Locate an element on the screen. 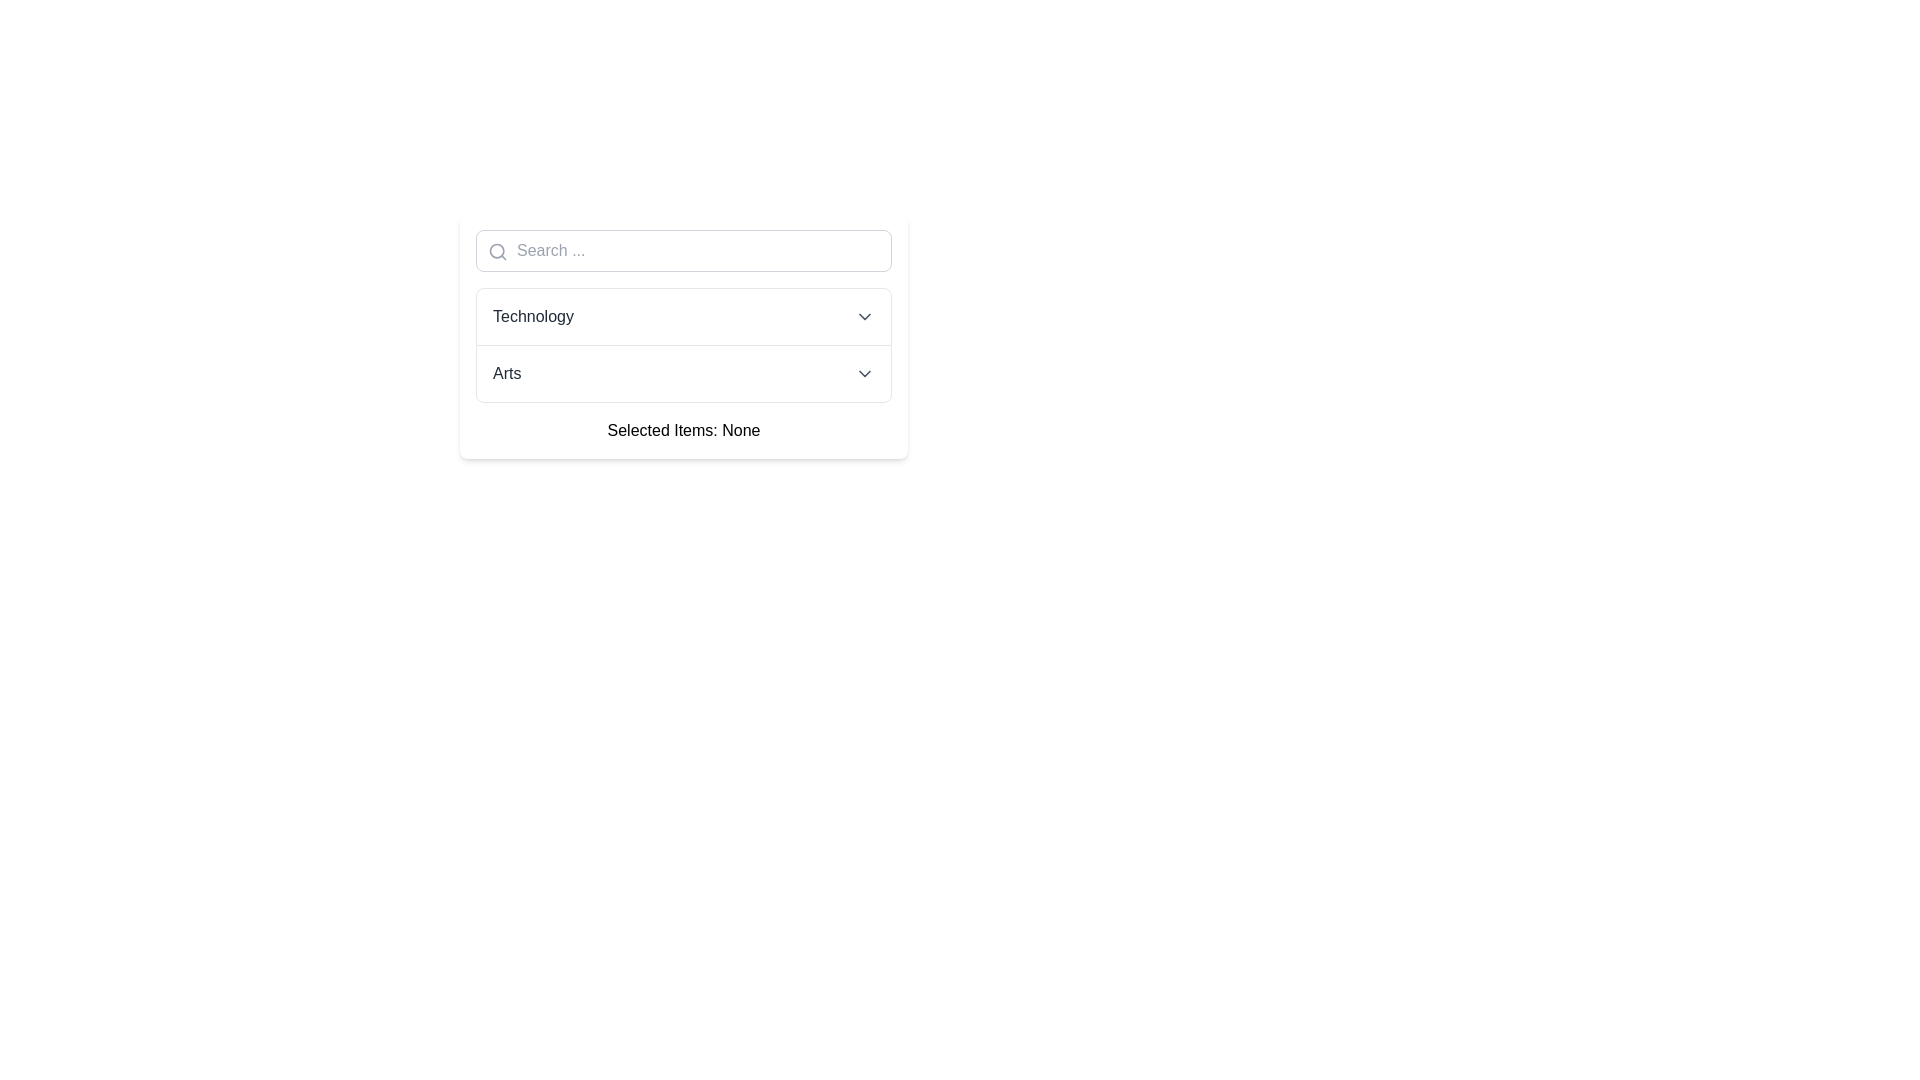 This screenshot has width=1920, height=1080. the circular graphical element that represents the search icon, located at the left of the input area in the search bar header is located at coordinates (497, 250).